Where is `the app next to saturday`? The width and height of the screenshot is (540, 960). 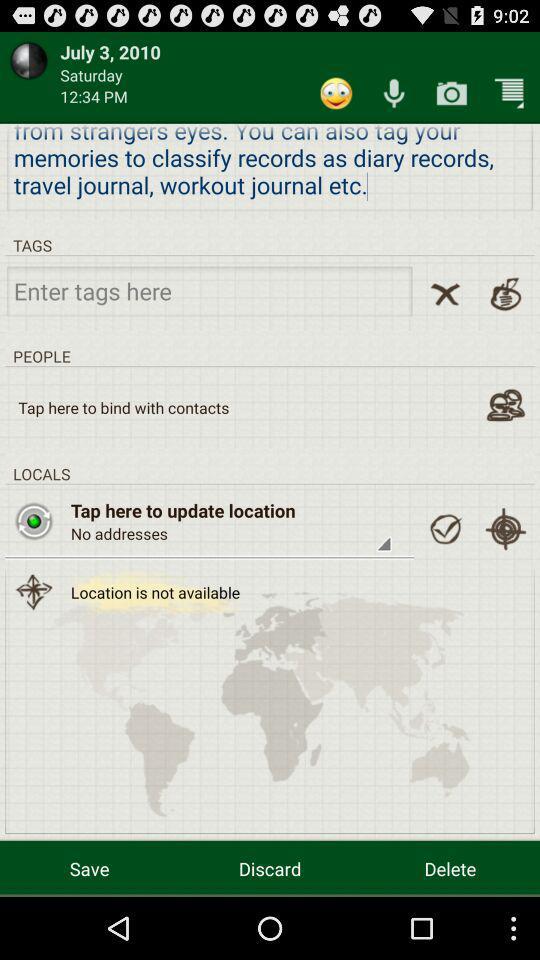
the app next to saturday is located at coordinates (336, 93).